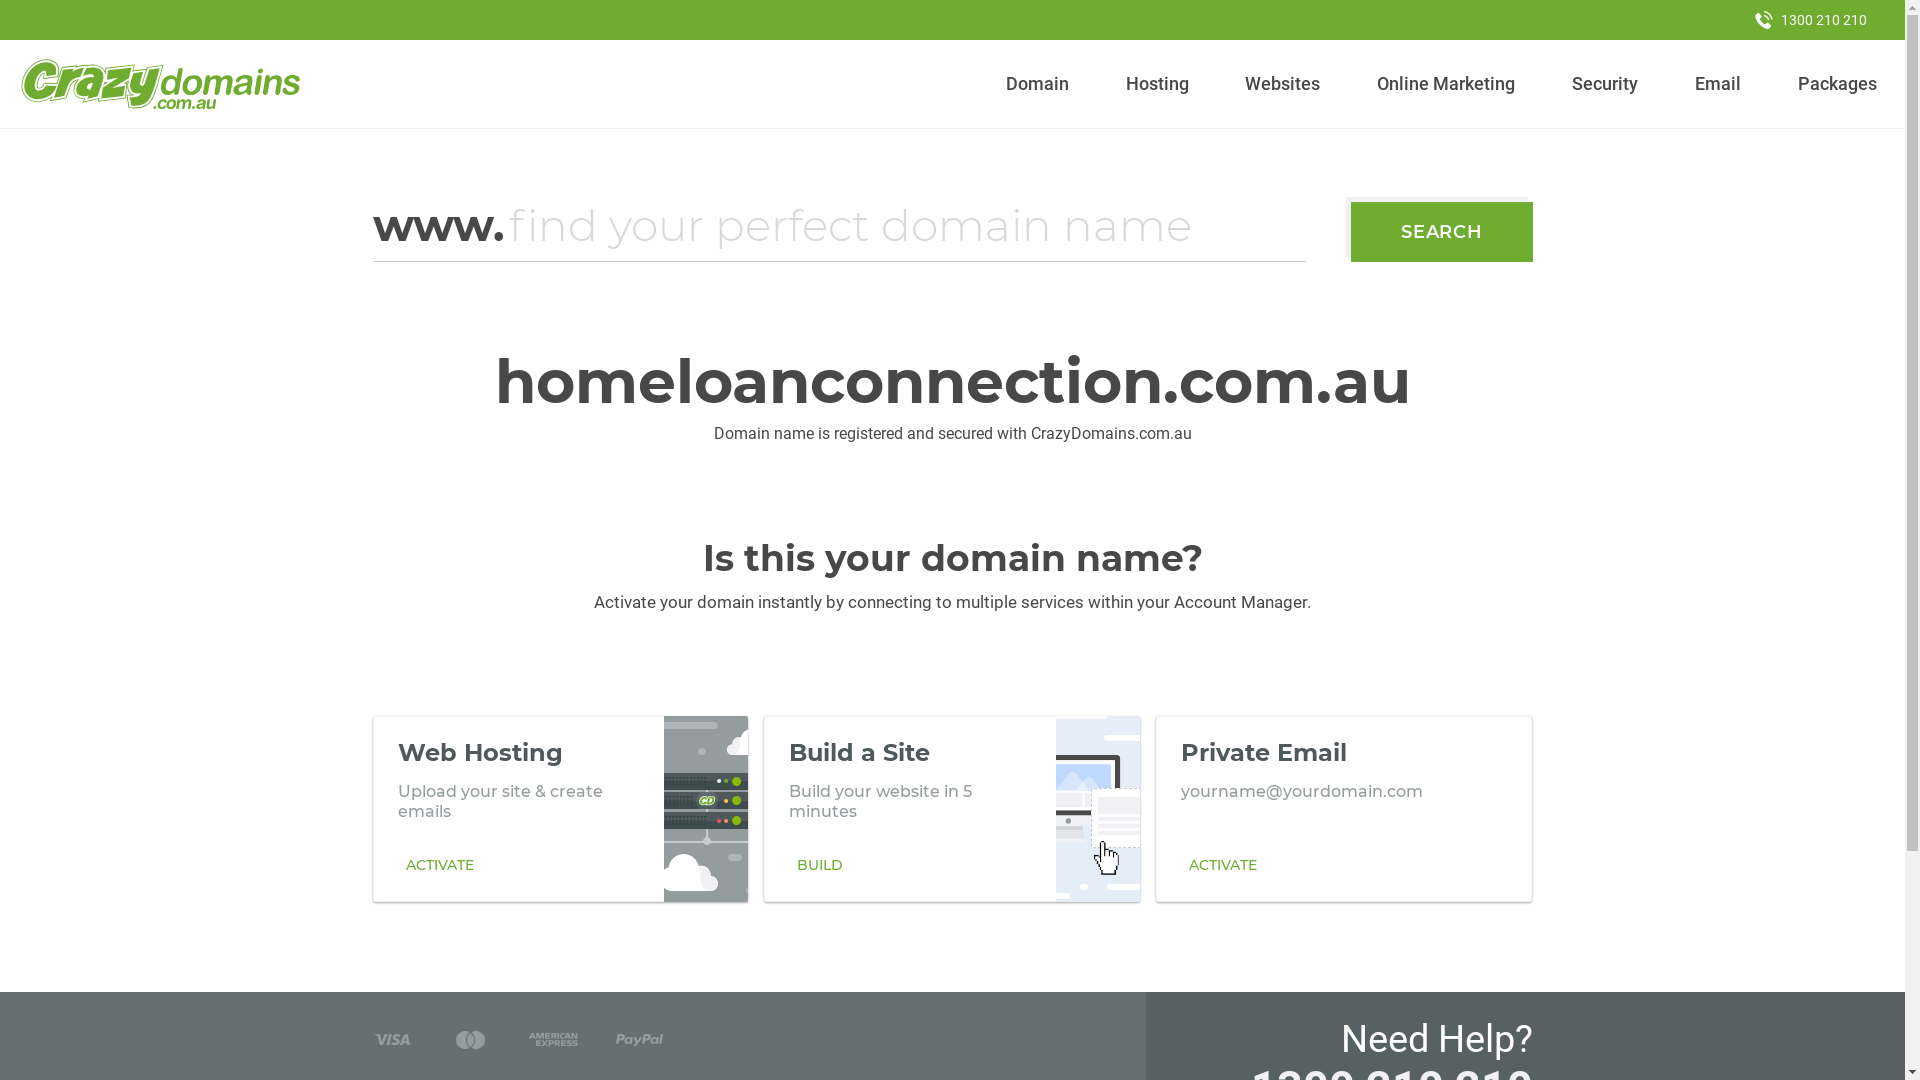  What do you see at coordinates (1605, 83) in the screenshot?
I see `'Security'` at bounding box center [1605, 83].